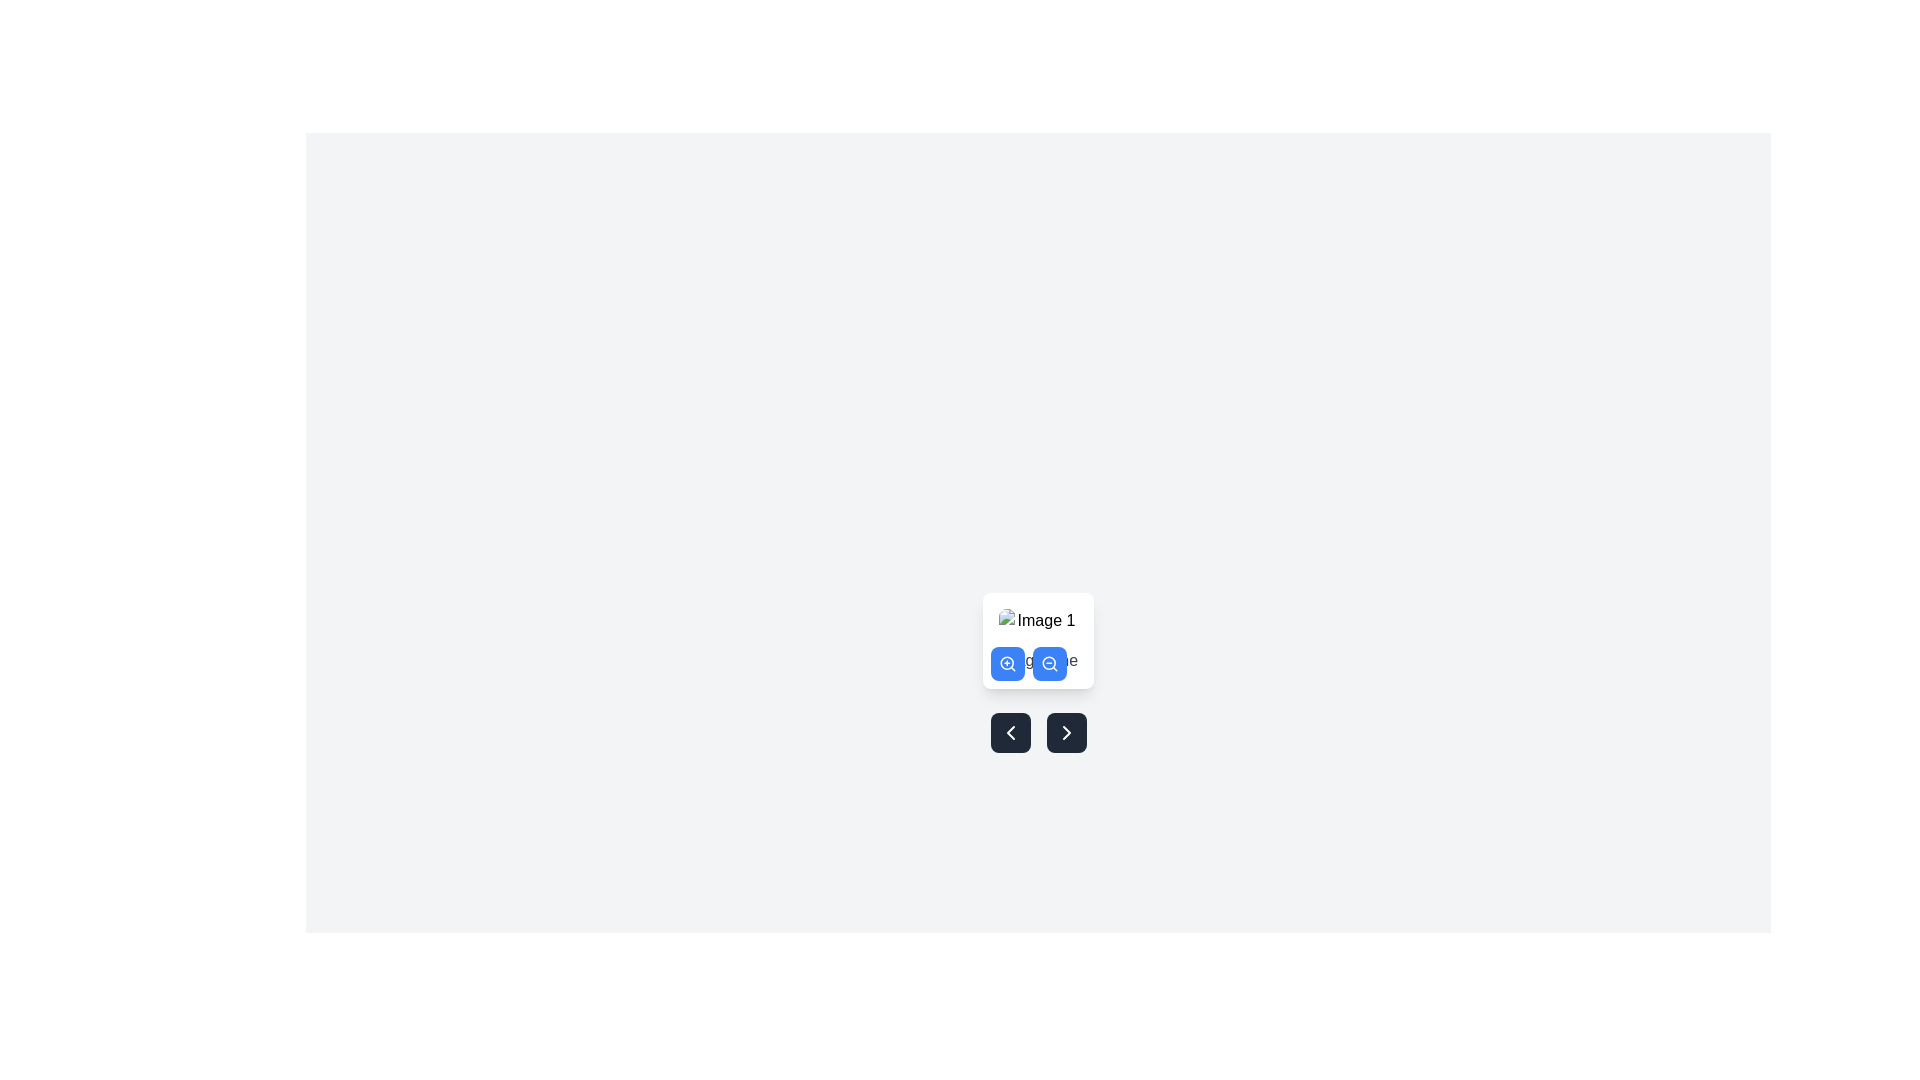 The image size is (1920, 1080). What do you see at coordinates (1010, 732) in the screenshot?
I see `the left navigational control button, which is an SVG icon depicting a leftward arrow symbol` at bounding box center [1010, 732].